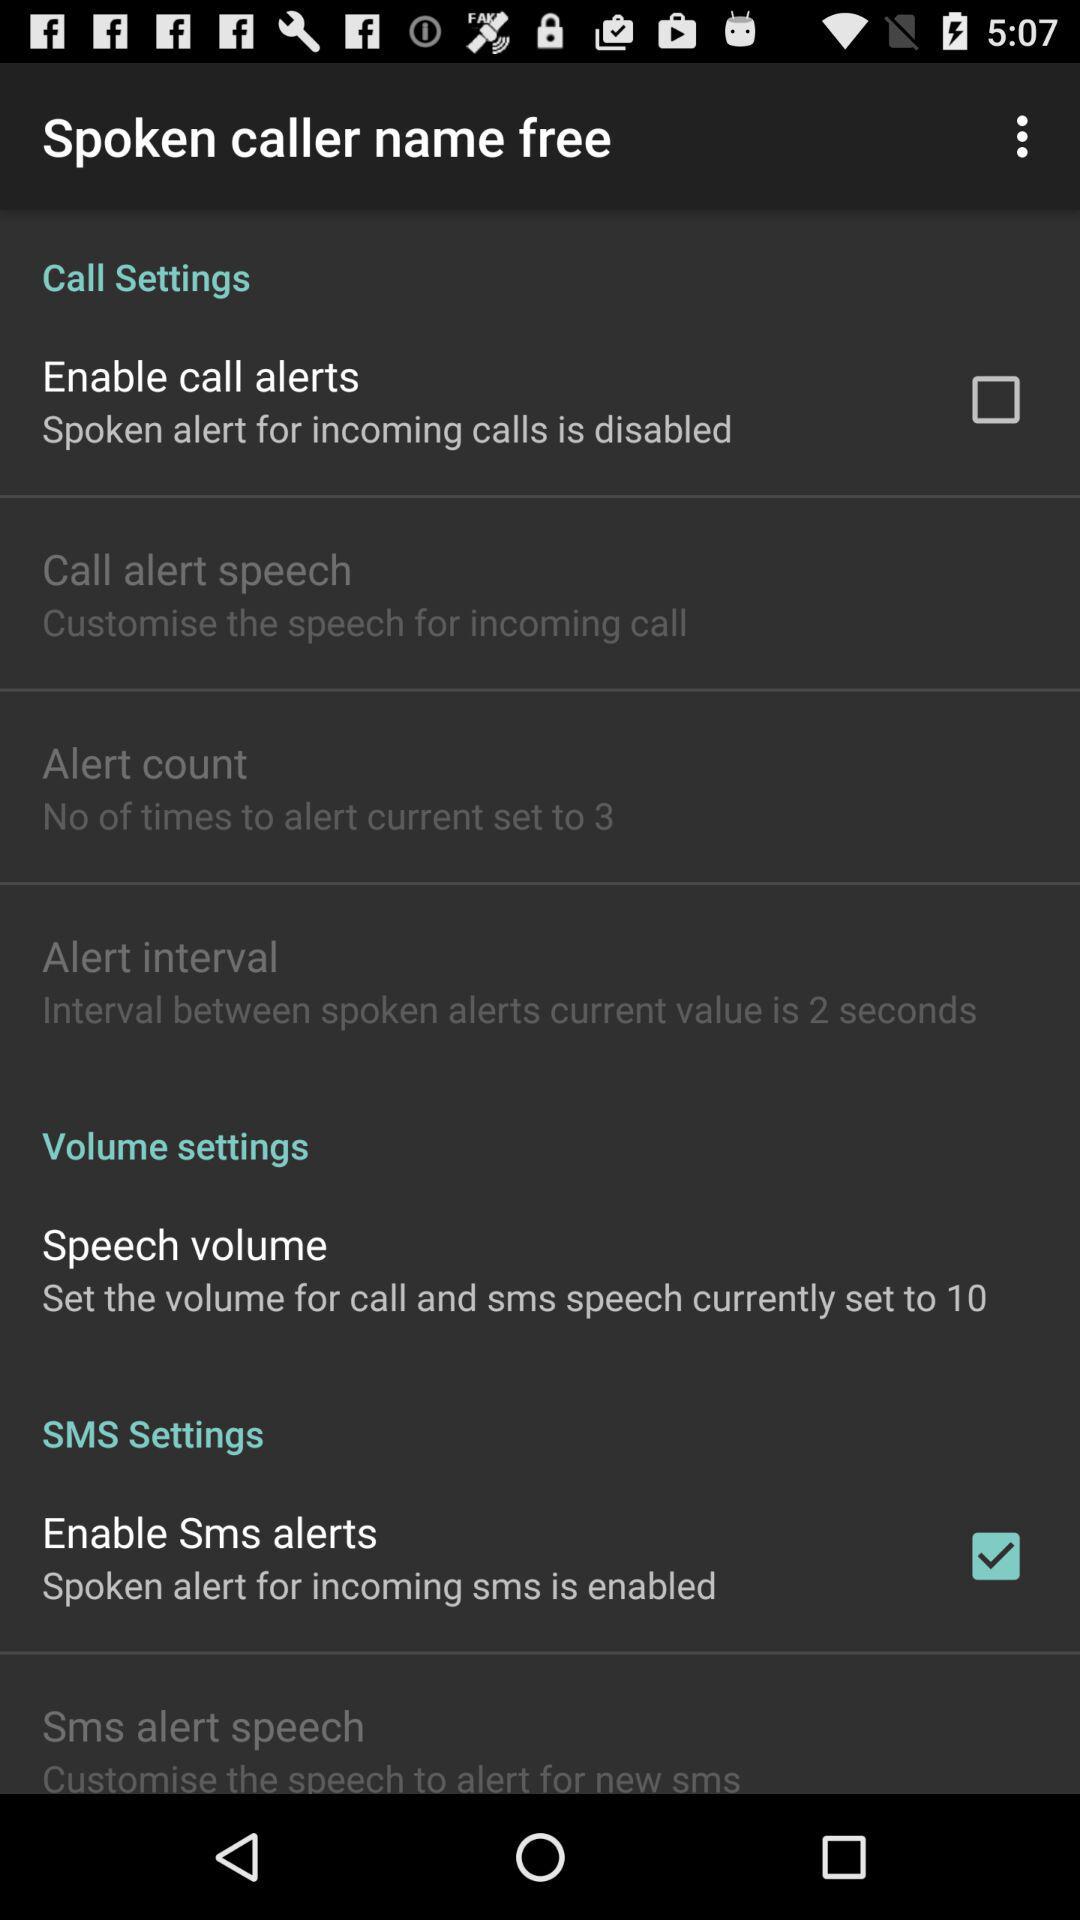 The height and width of the screenshot is (1920, 1080). I want to click on interval between spoken, so click(508, 1008).